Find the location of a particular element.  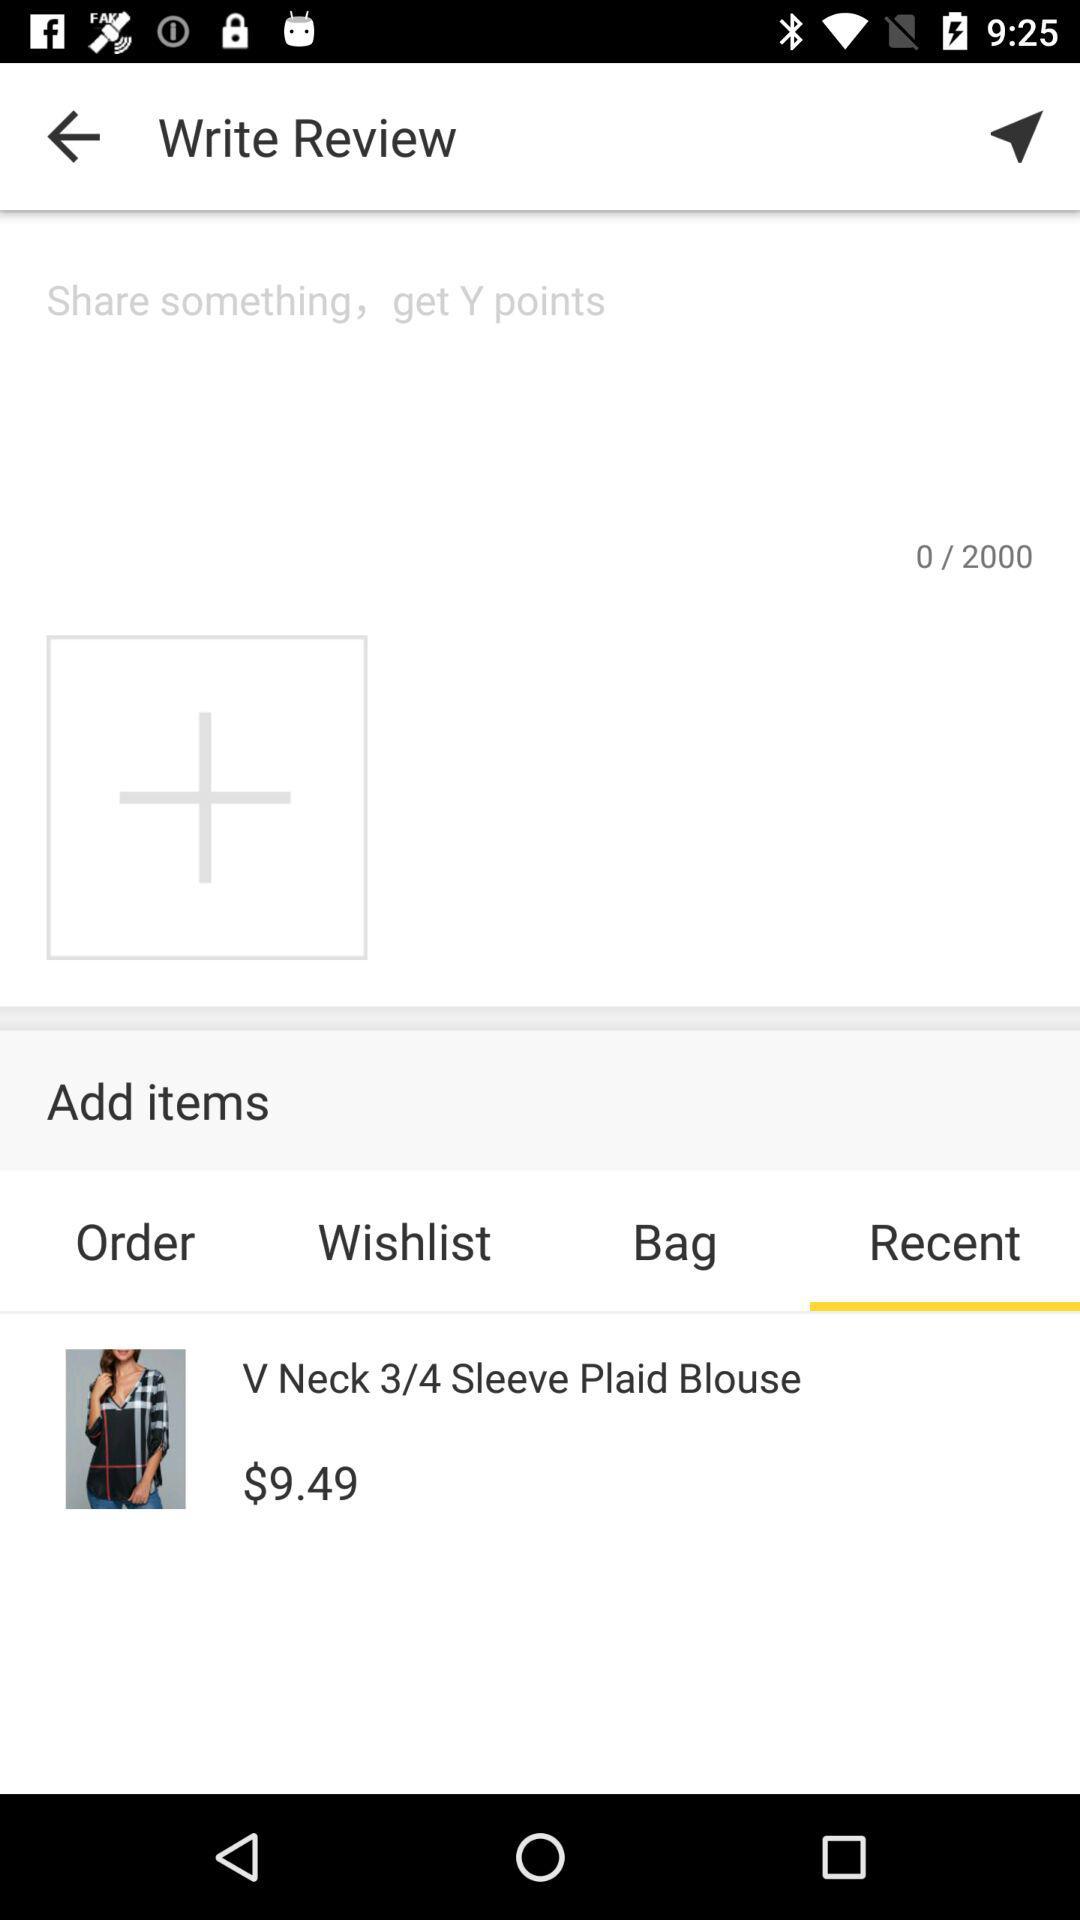

more photos is located at coordinates (207, 796).